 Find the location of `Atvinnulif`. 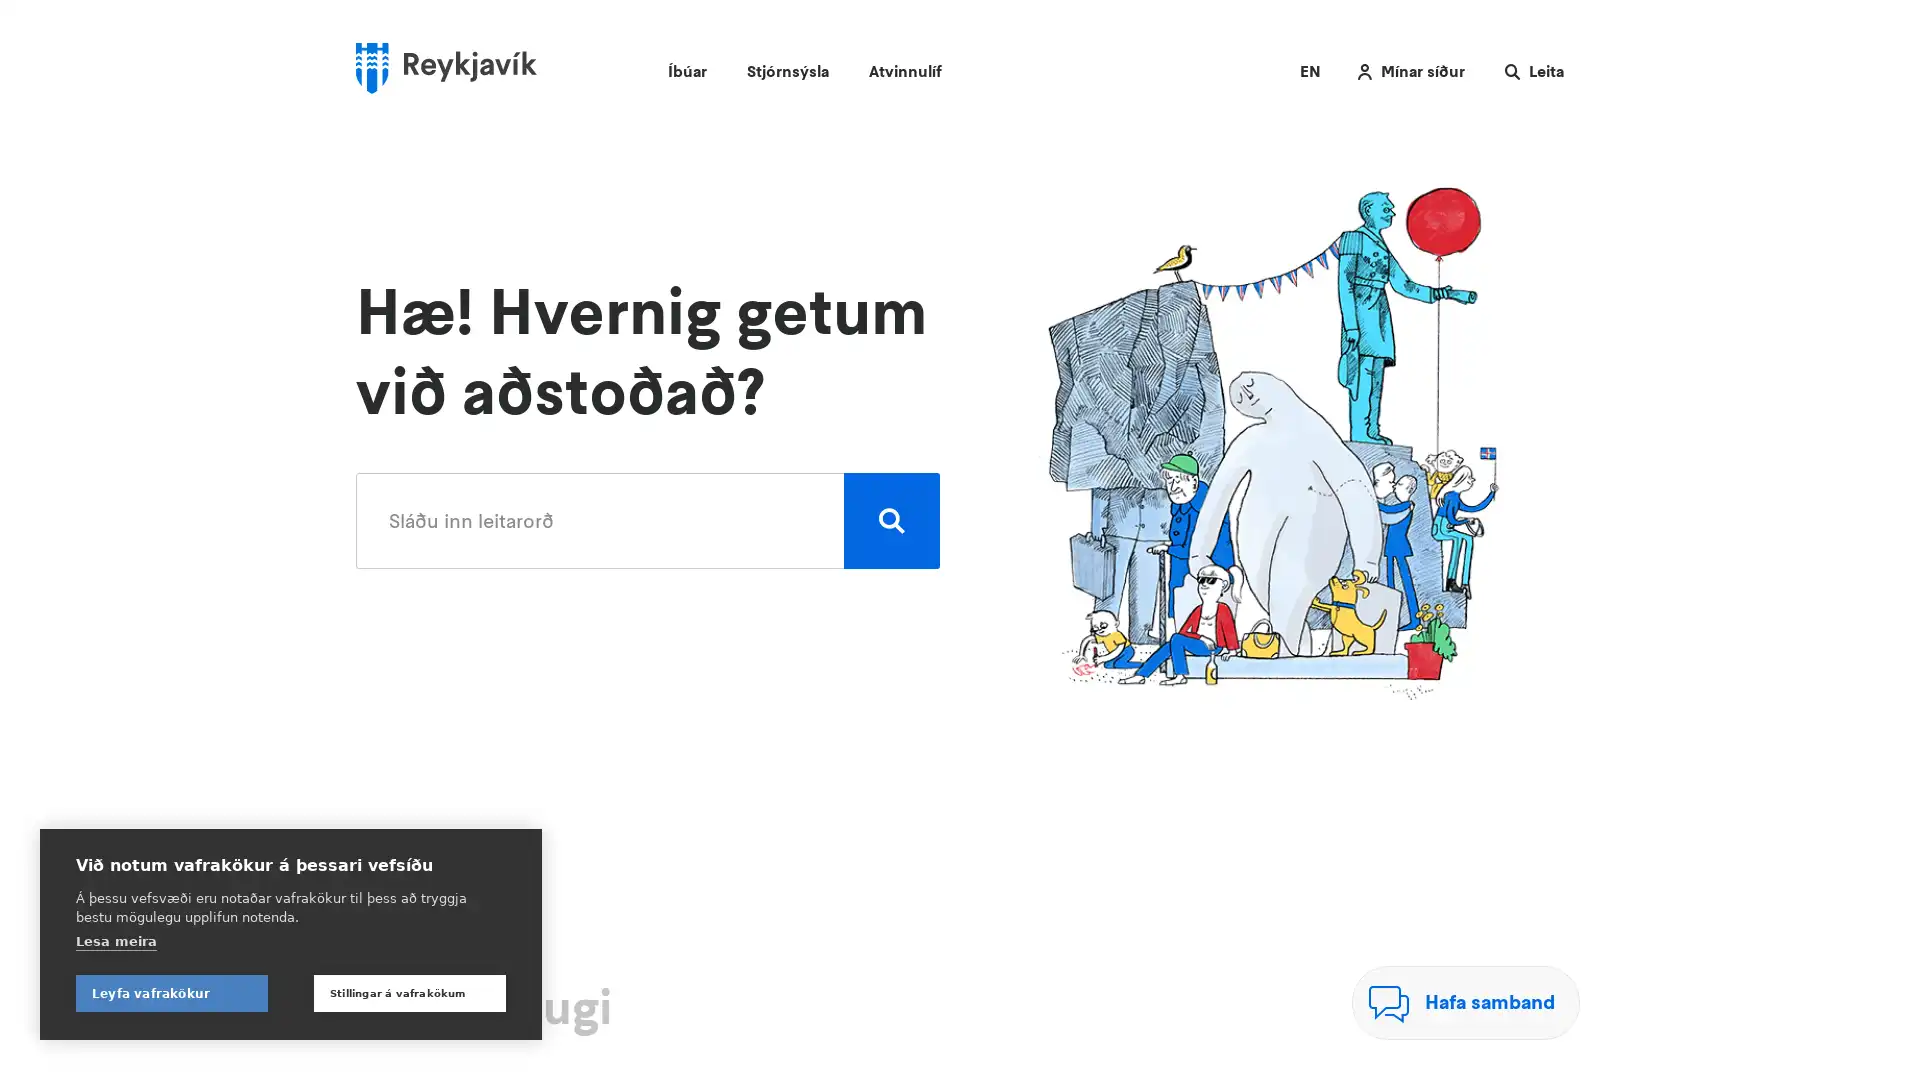

Atvinnulif is located at coordinates (904, 67).